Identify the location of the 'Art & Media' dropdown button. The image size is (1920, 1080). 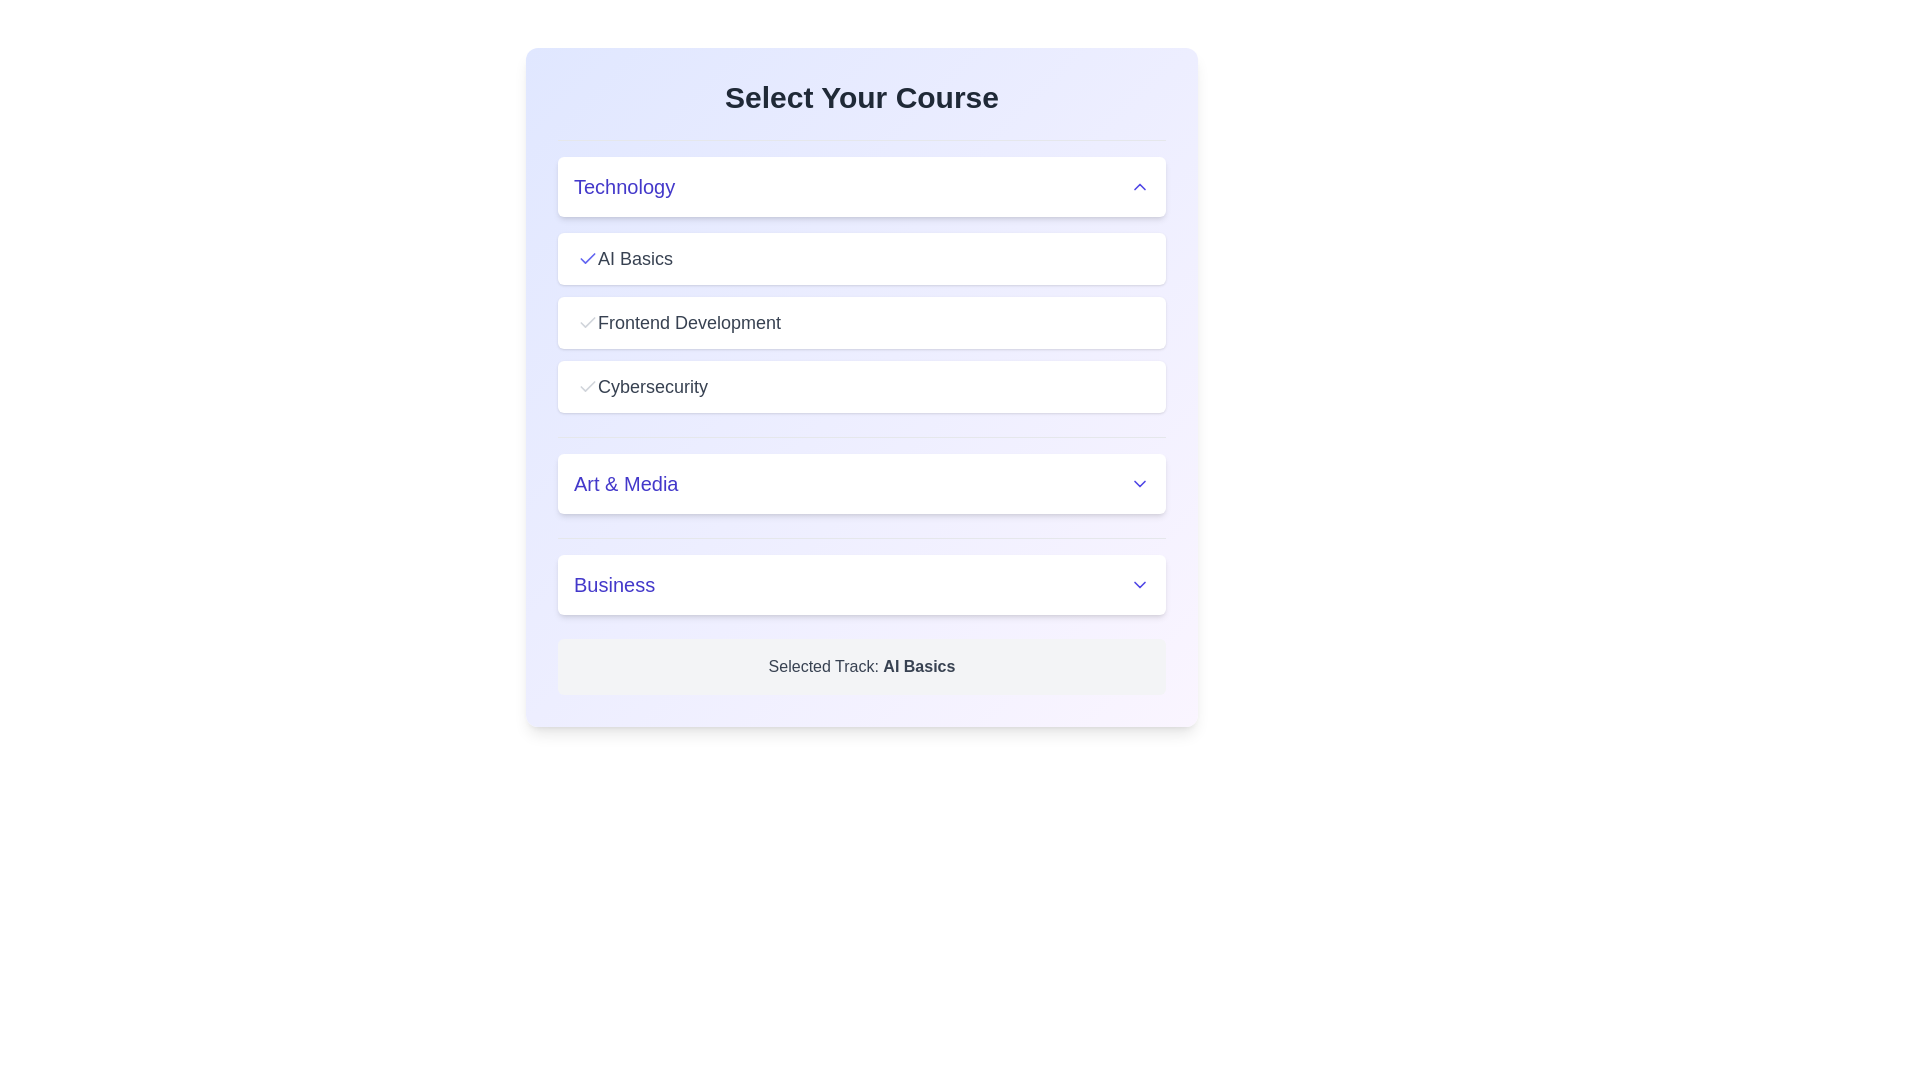
(862, 474).